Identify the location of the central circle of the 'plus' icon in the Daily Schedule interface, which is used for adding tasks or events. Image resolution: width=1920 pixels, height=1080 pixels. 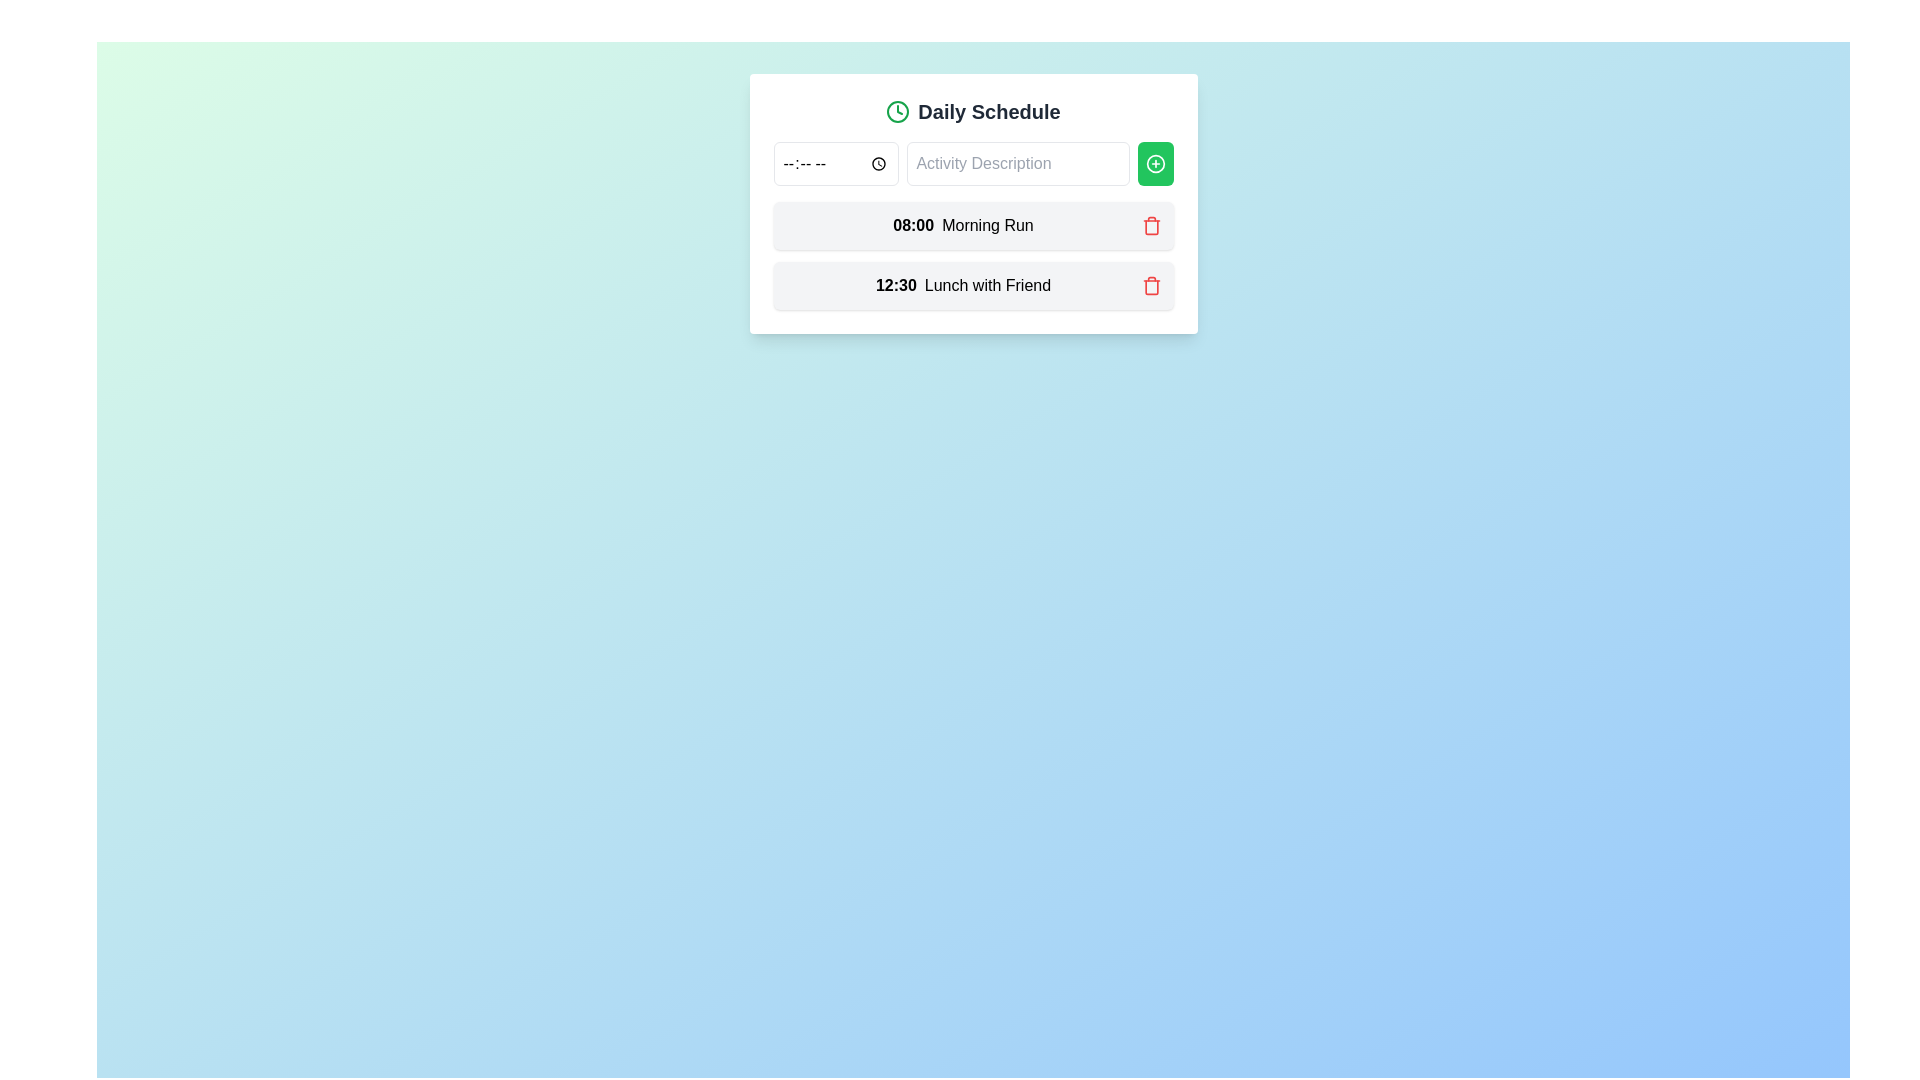
(1155, 163).